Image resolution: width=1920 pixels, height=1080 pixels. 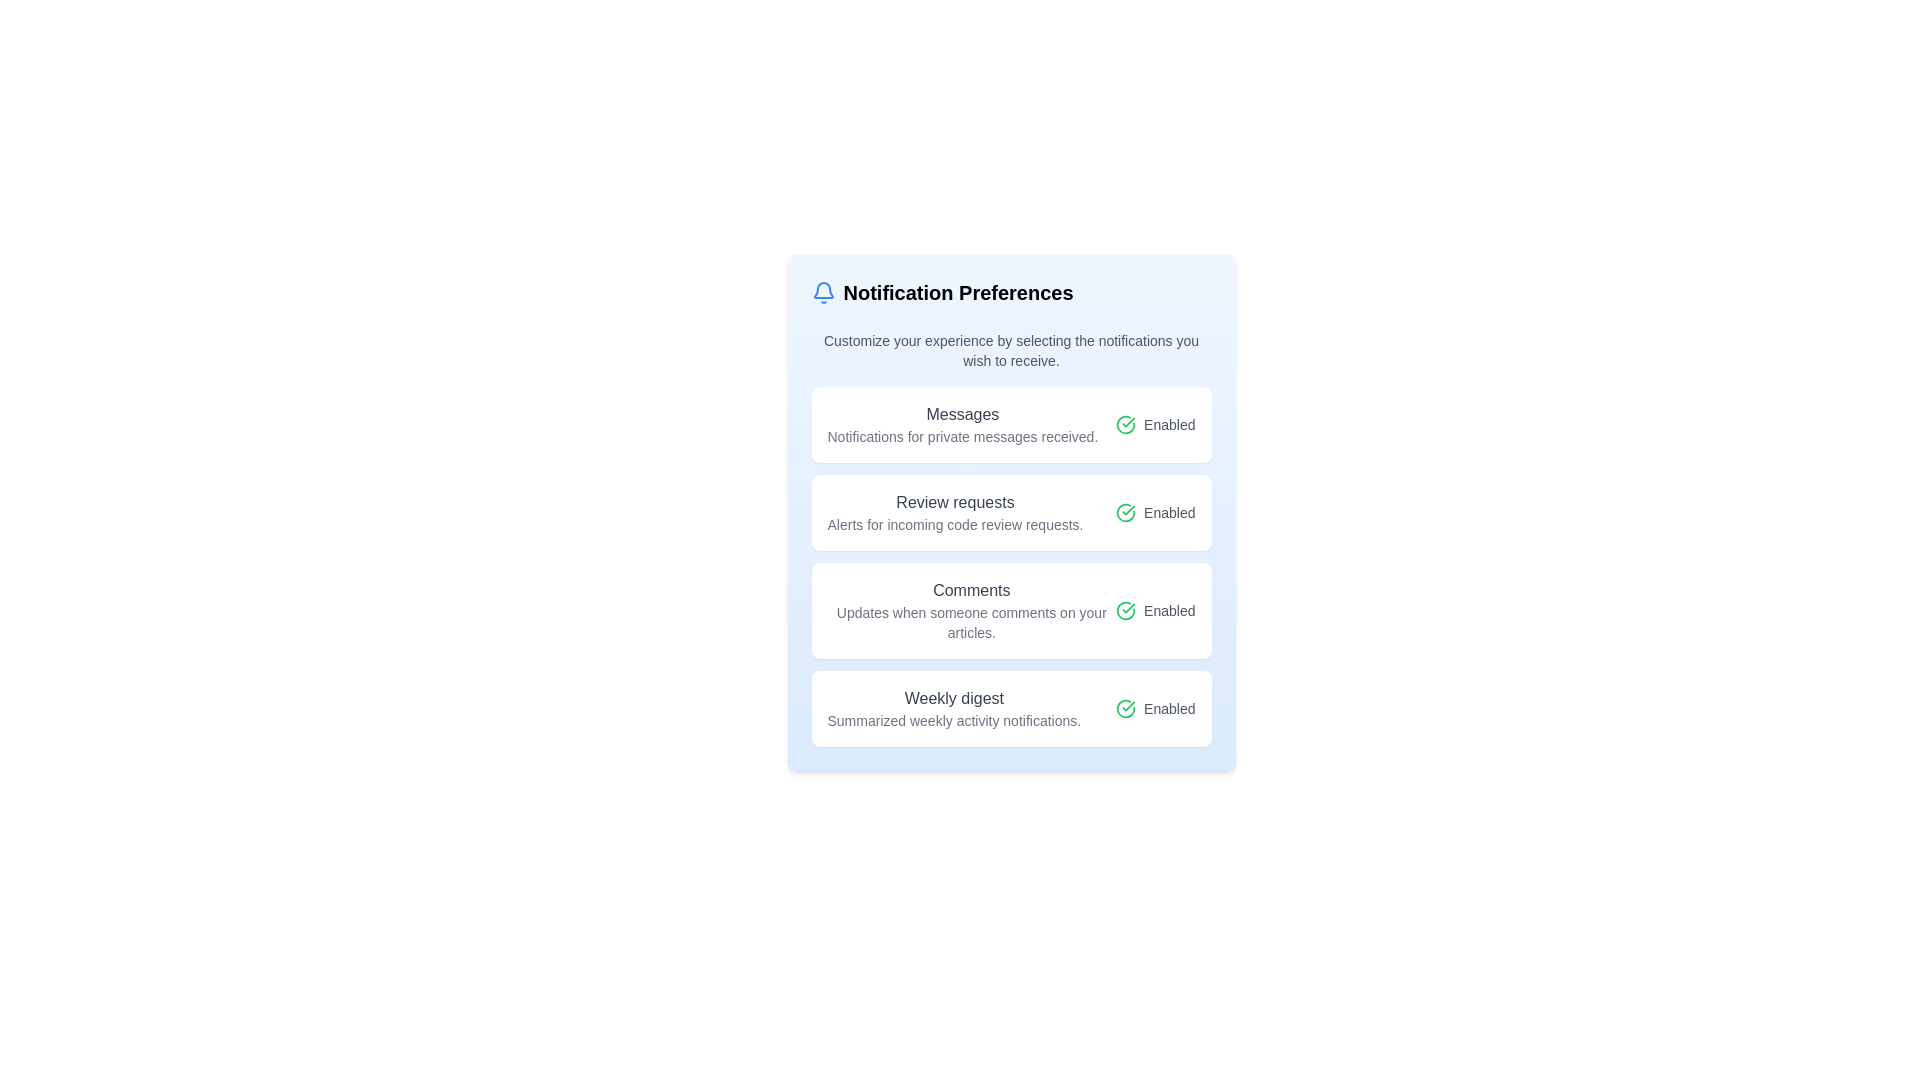 What do you see at coordinates (1155, 609) in the screenshot?
I see `the activation status of the Status indicator for the 'Comments' notification preference, located at the right end of the 'Comments' item` at bounding box center [1155, 609].